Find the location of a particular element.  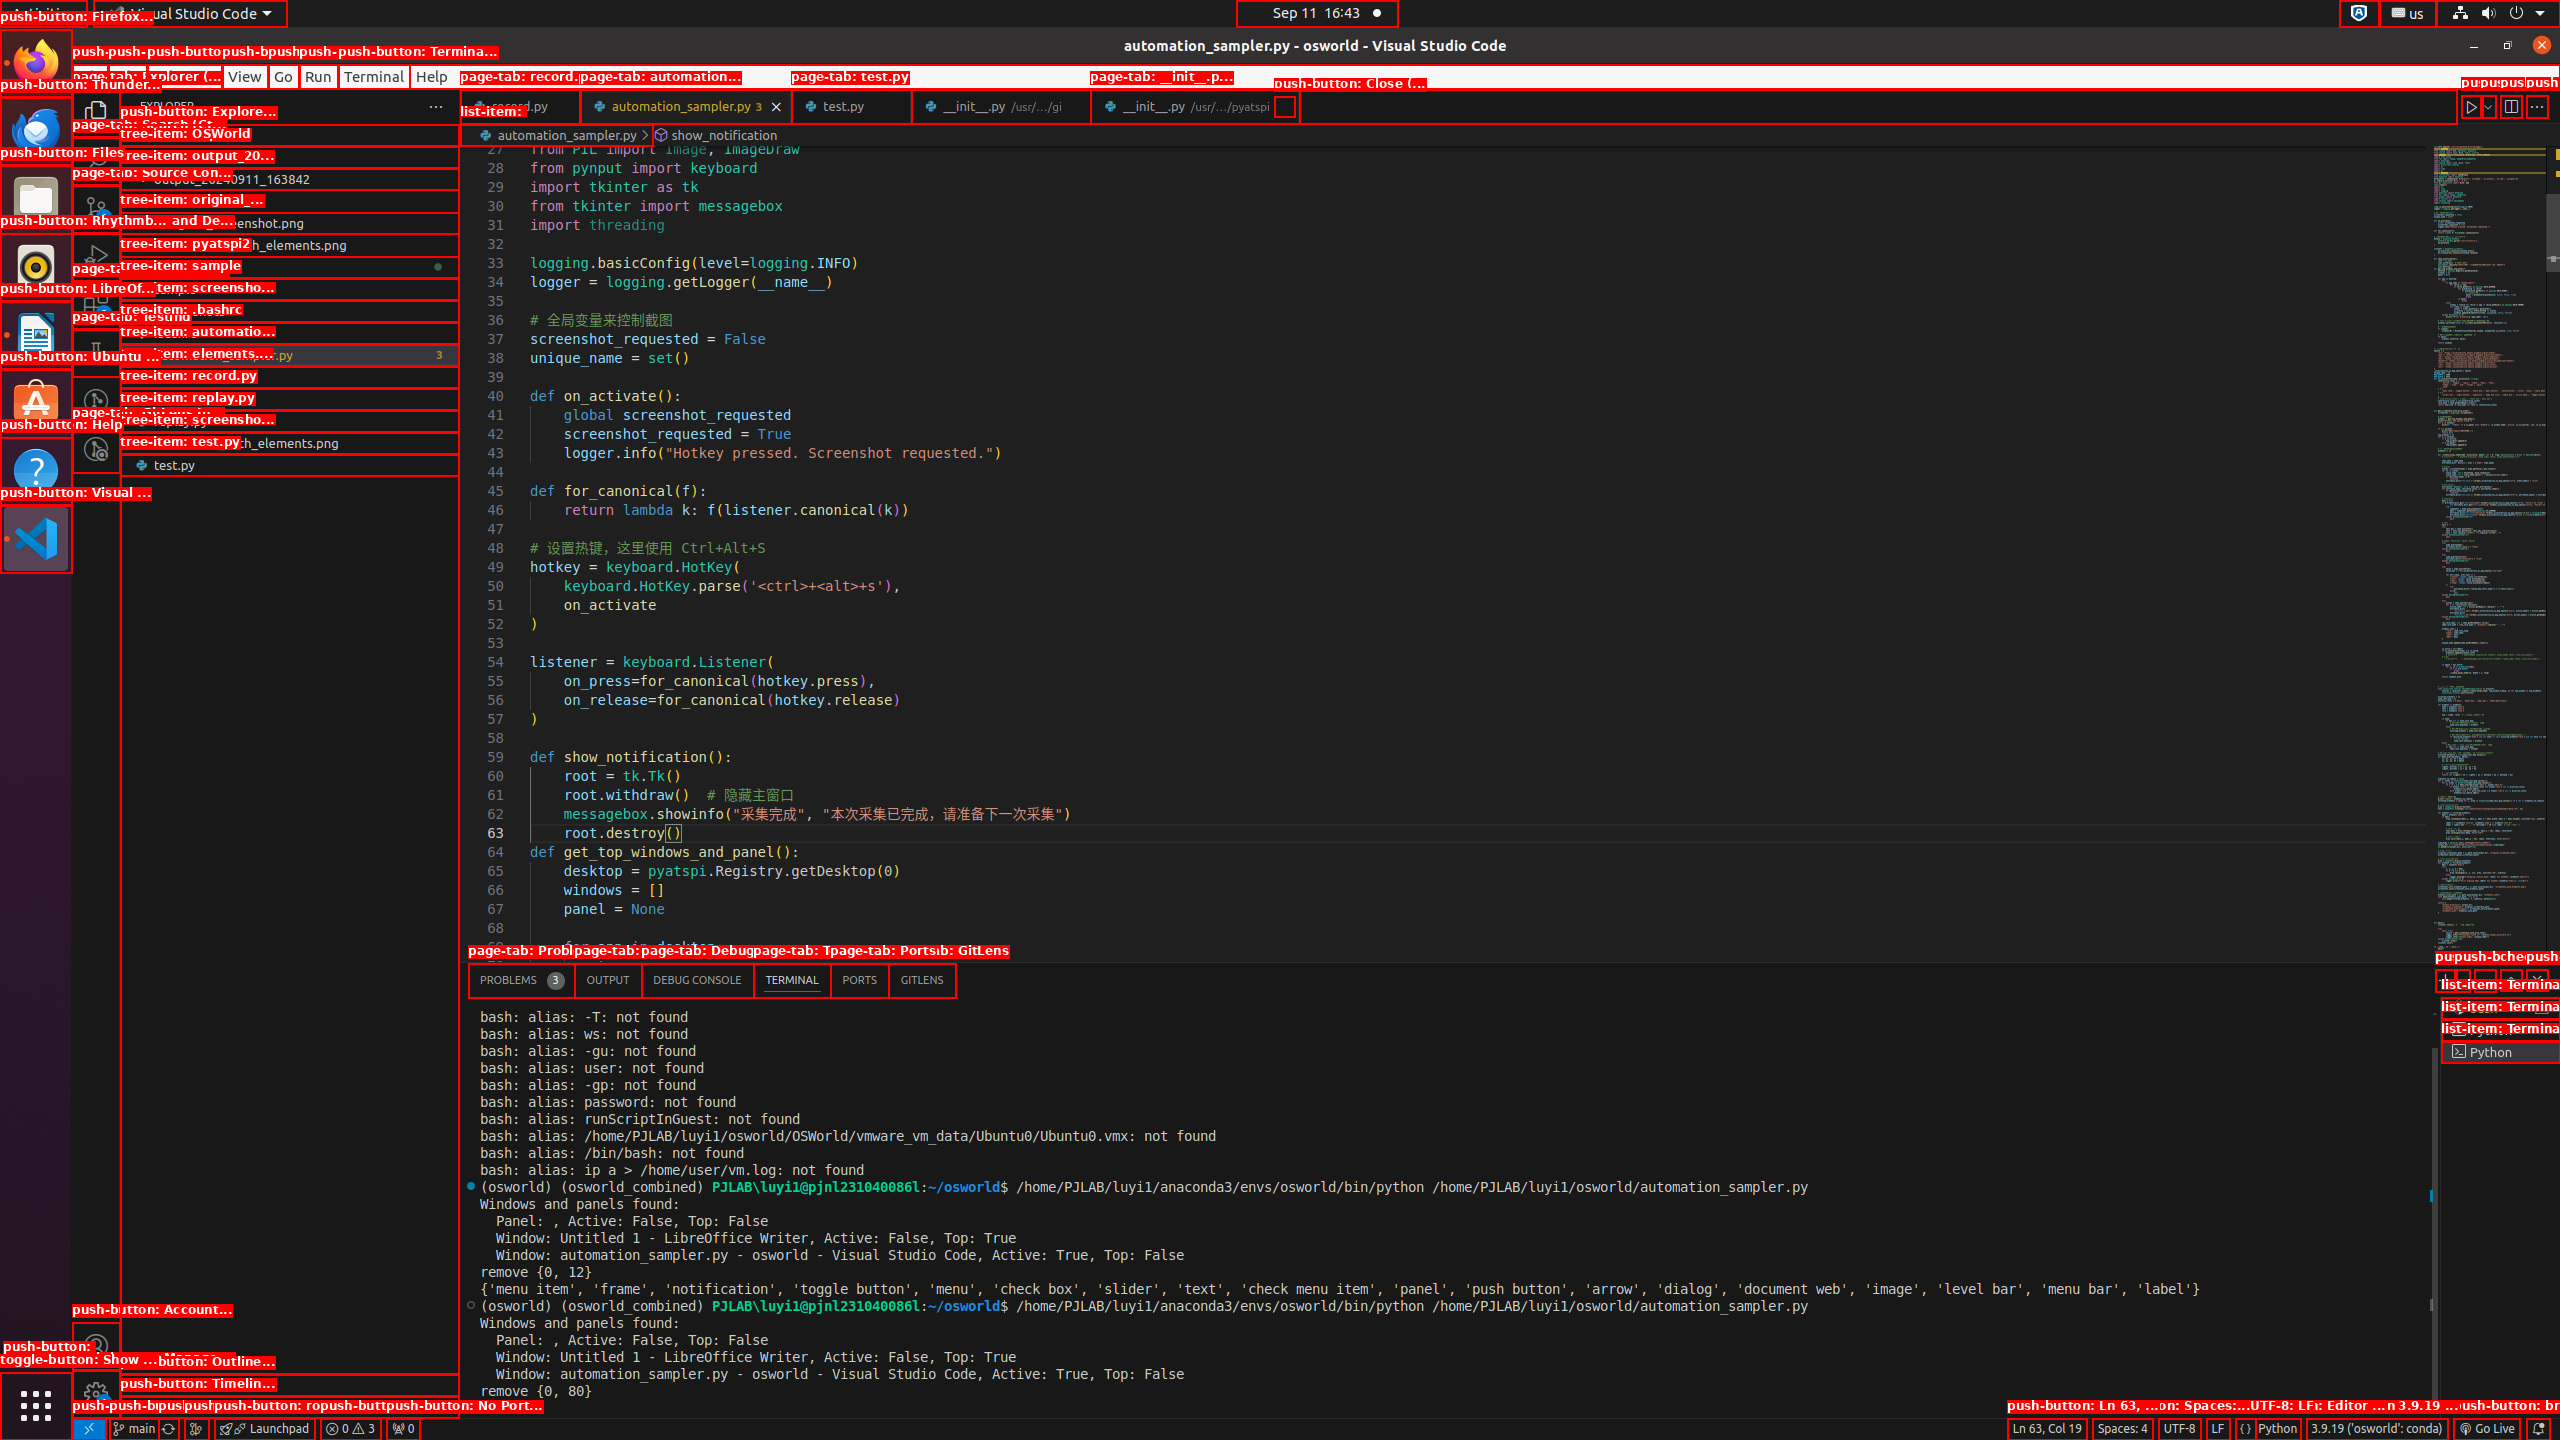

'UTF-8' is located at coordinates (2178, 1428).